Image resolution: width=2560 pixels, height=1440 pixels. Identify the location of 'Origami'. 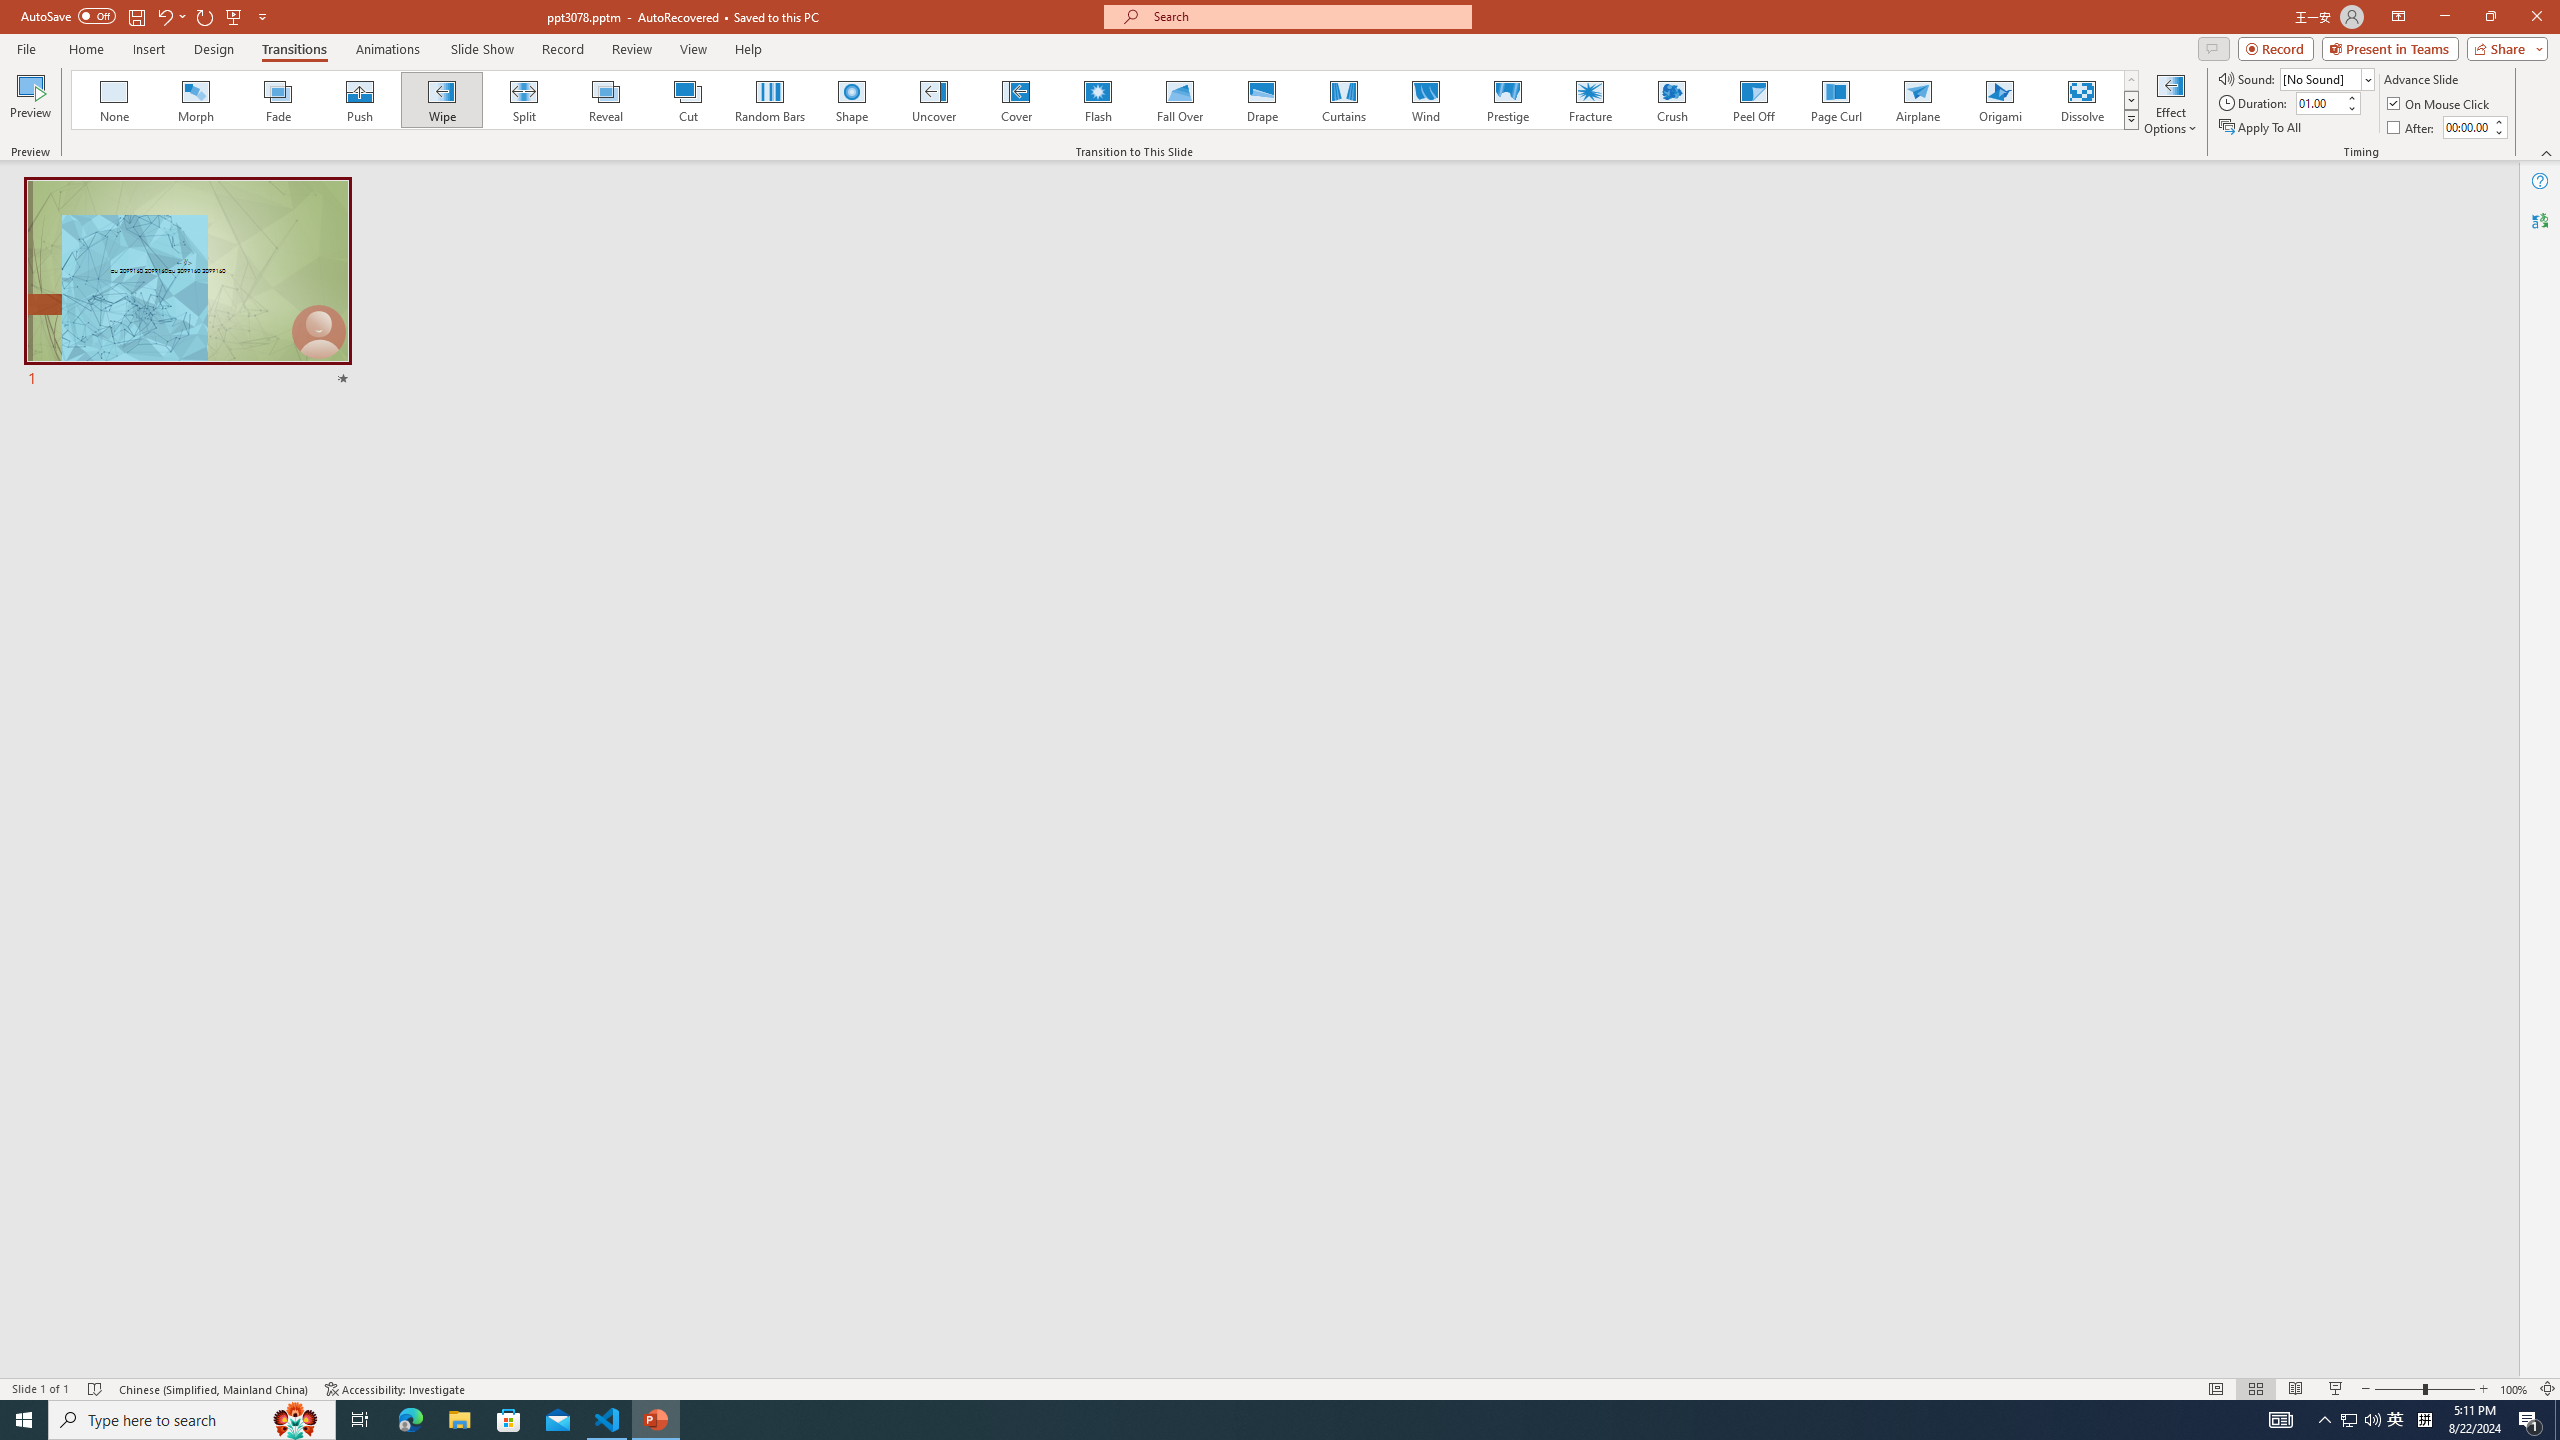
(1998, 99).